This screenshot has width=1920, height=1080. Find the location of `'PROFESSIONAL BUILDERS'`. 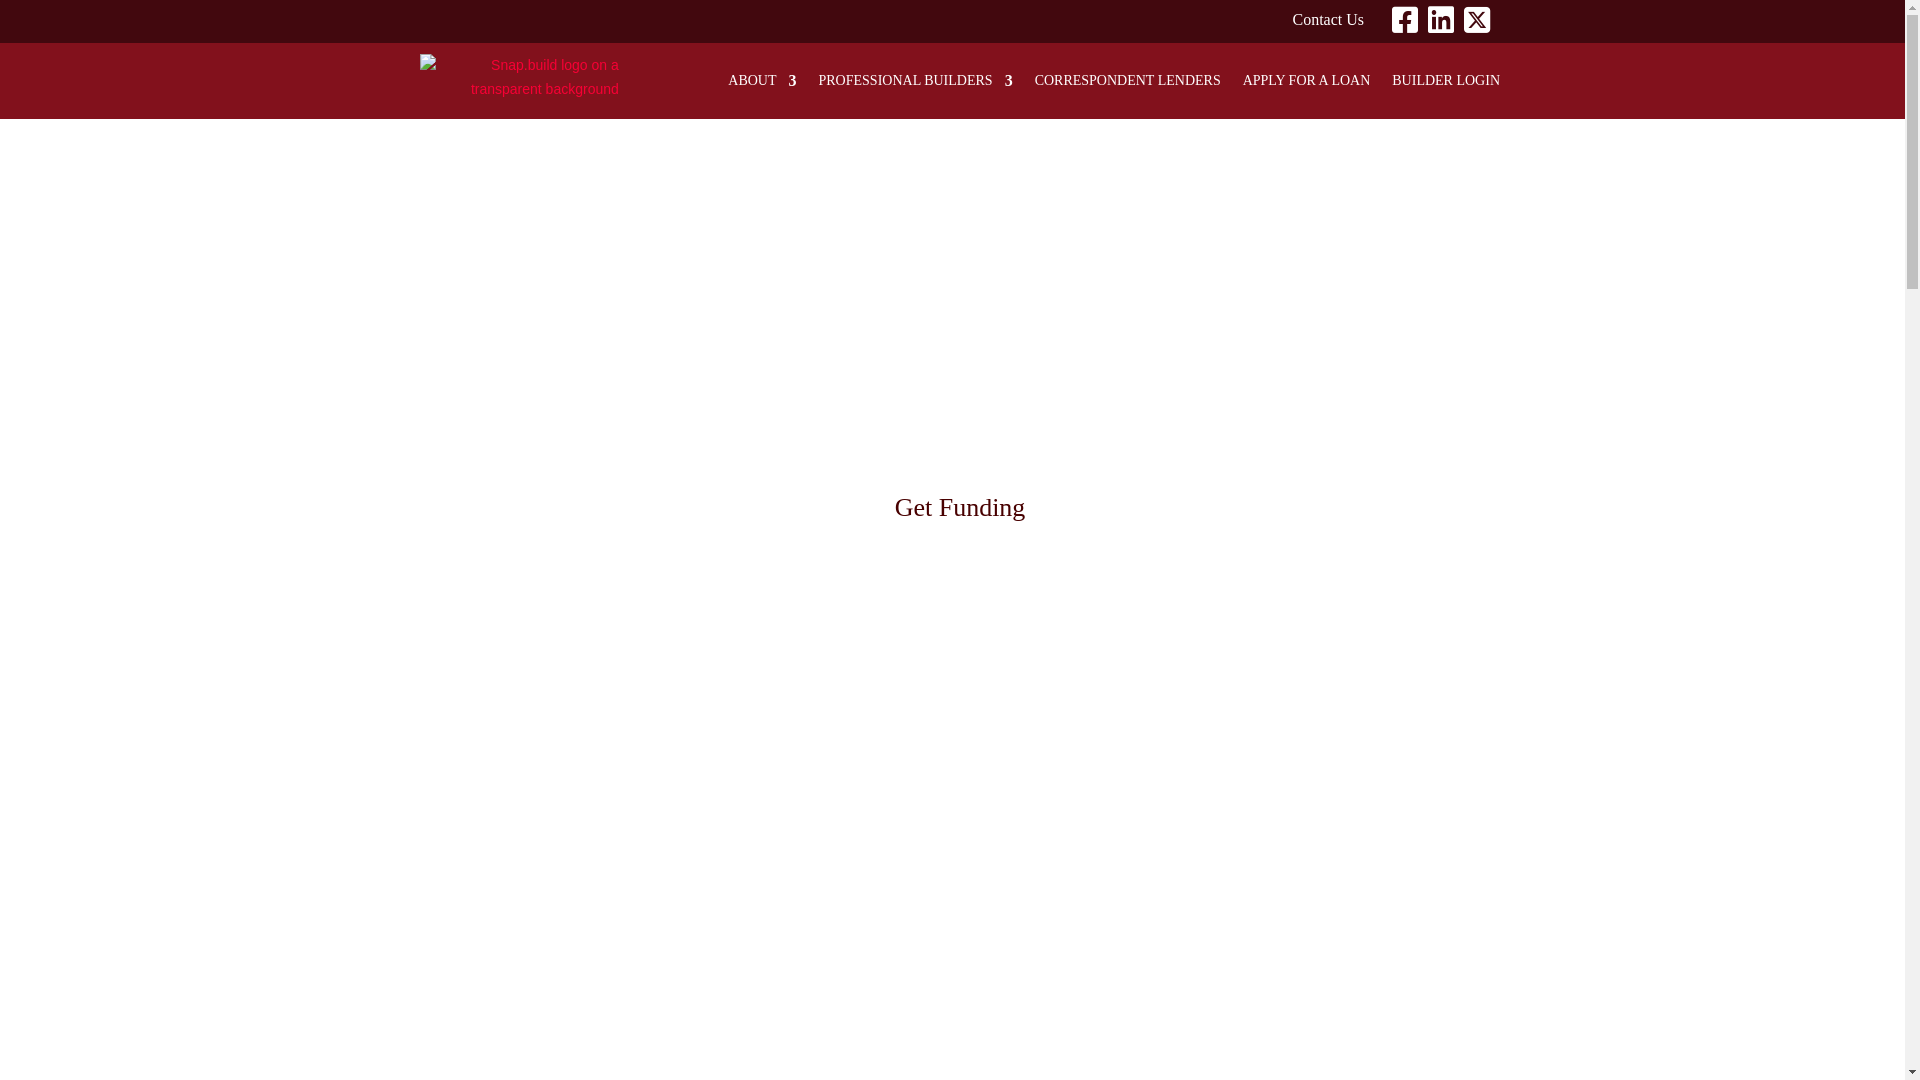

'PROFESSIONAL BUILDERS' is located at coordinates (817, 80).